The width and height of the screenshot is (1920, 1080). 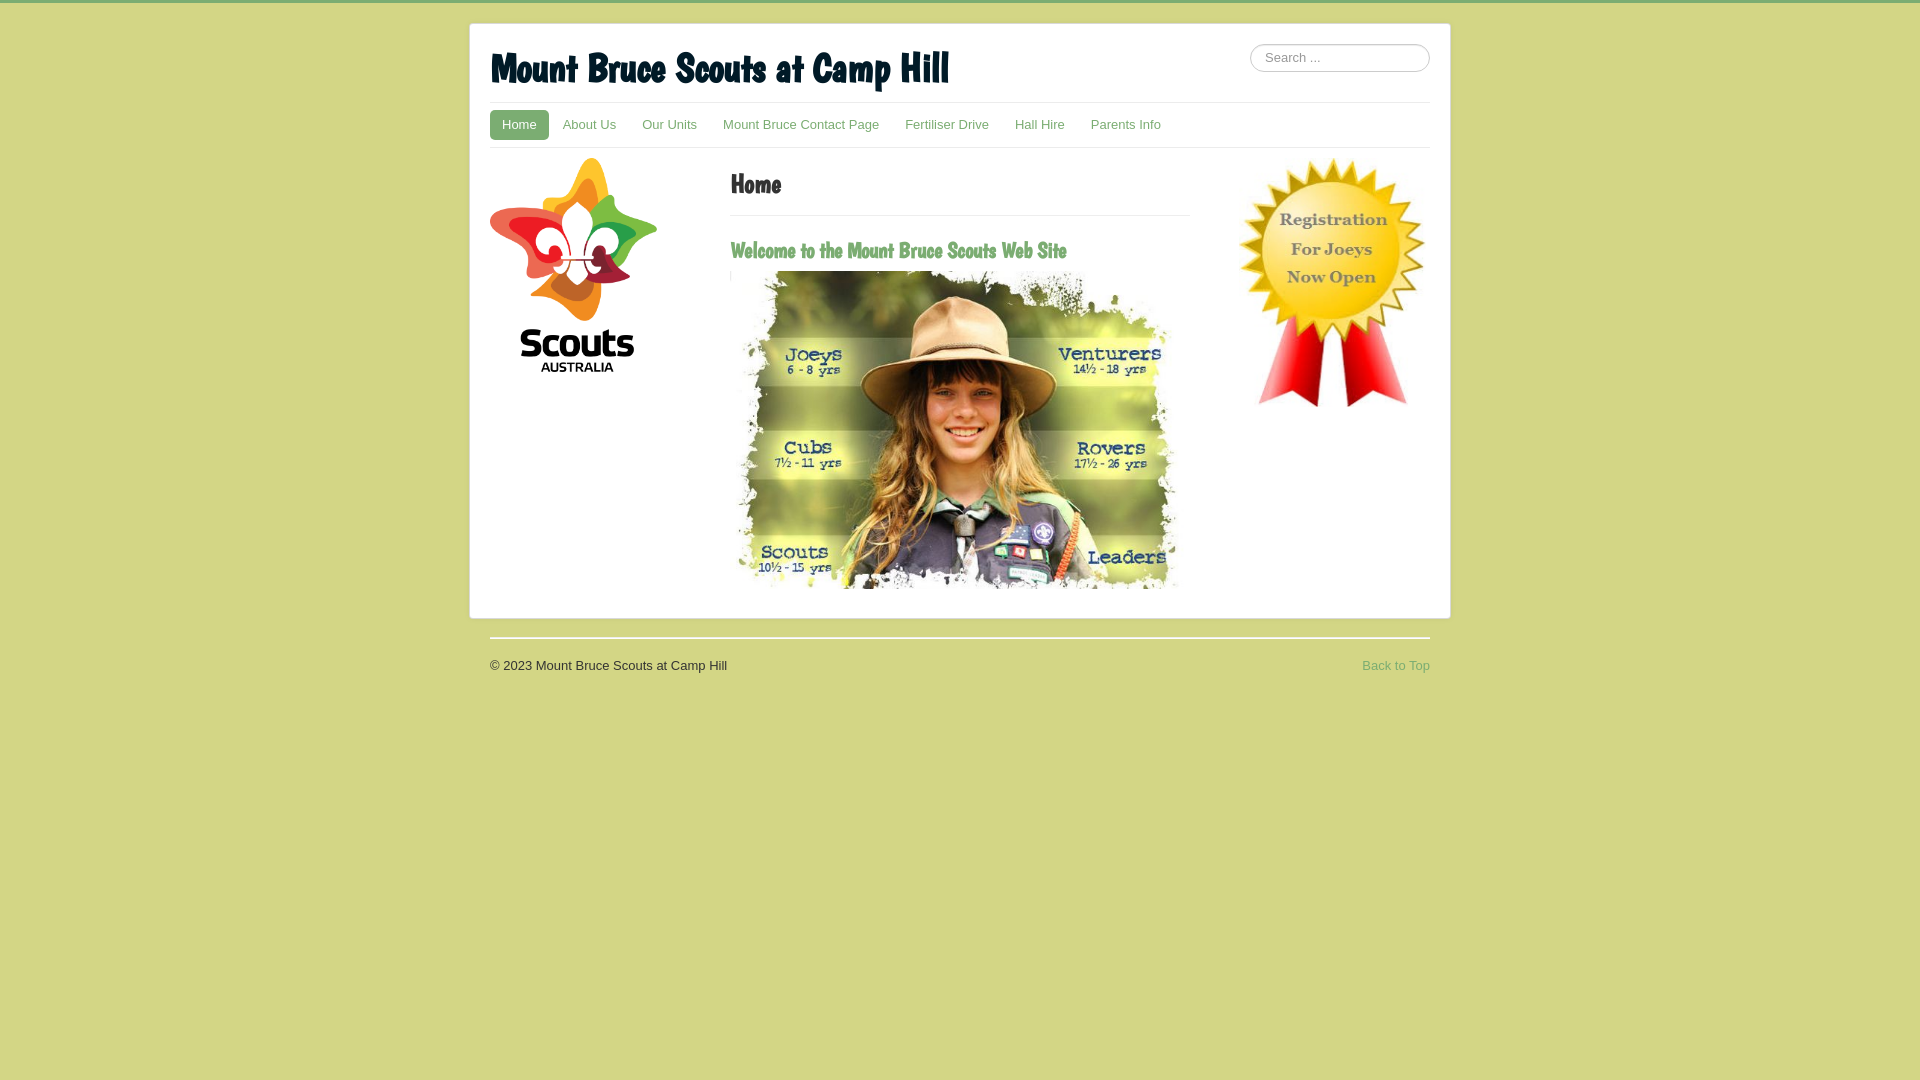 I want to click on 'Our Units', so click(x=669, y=124).